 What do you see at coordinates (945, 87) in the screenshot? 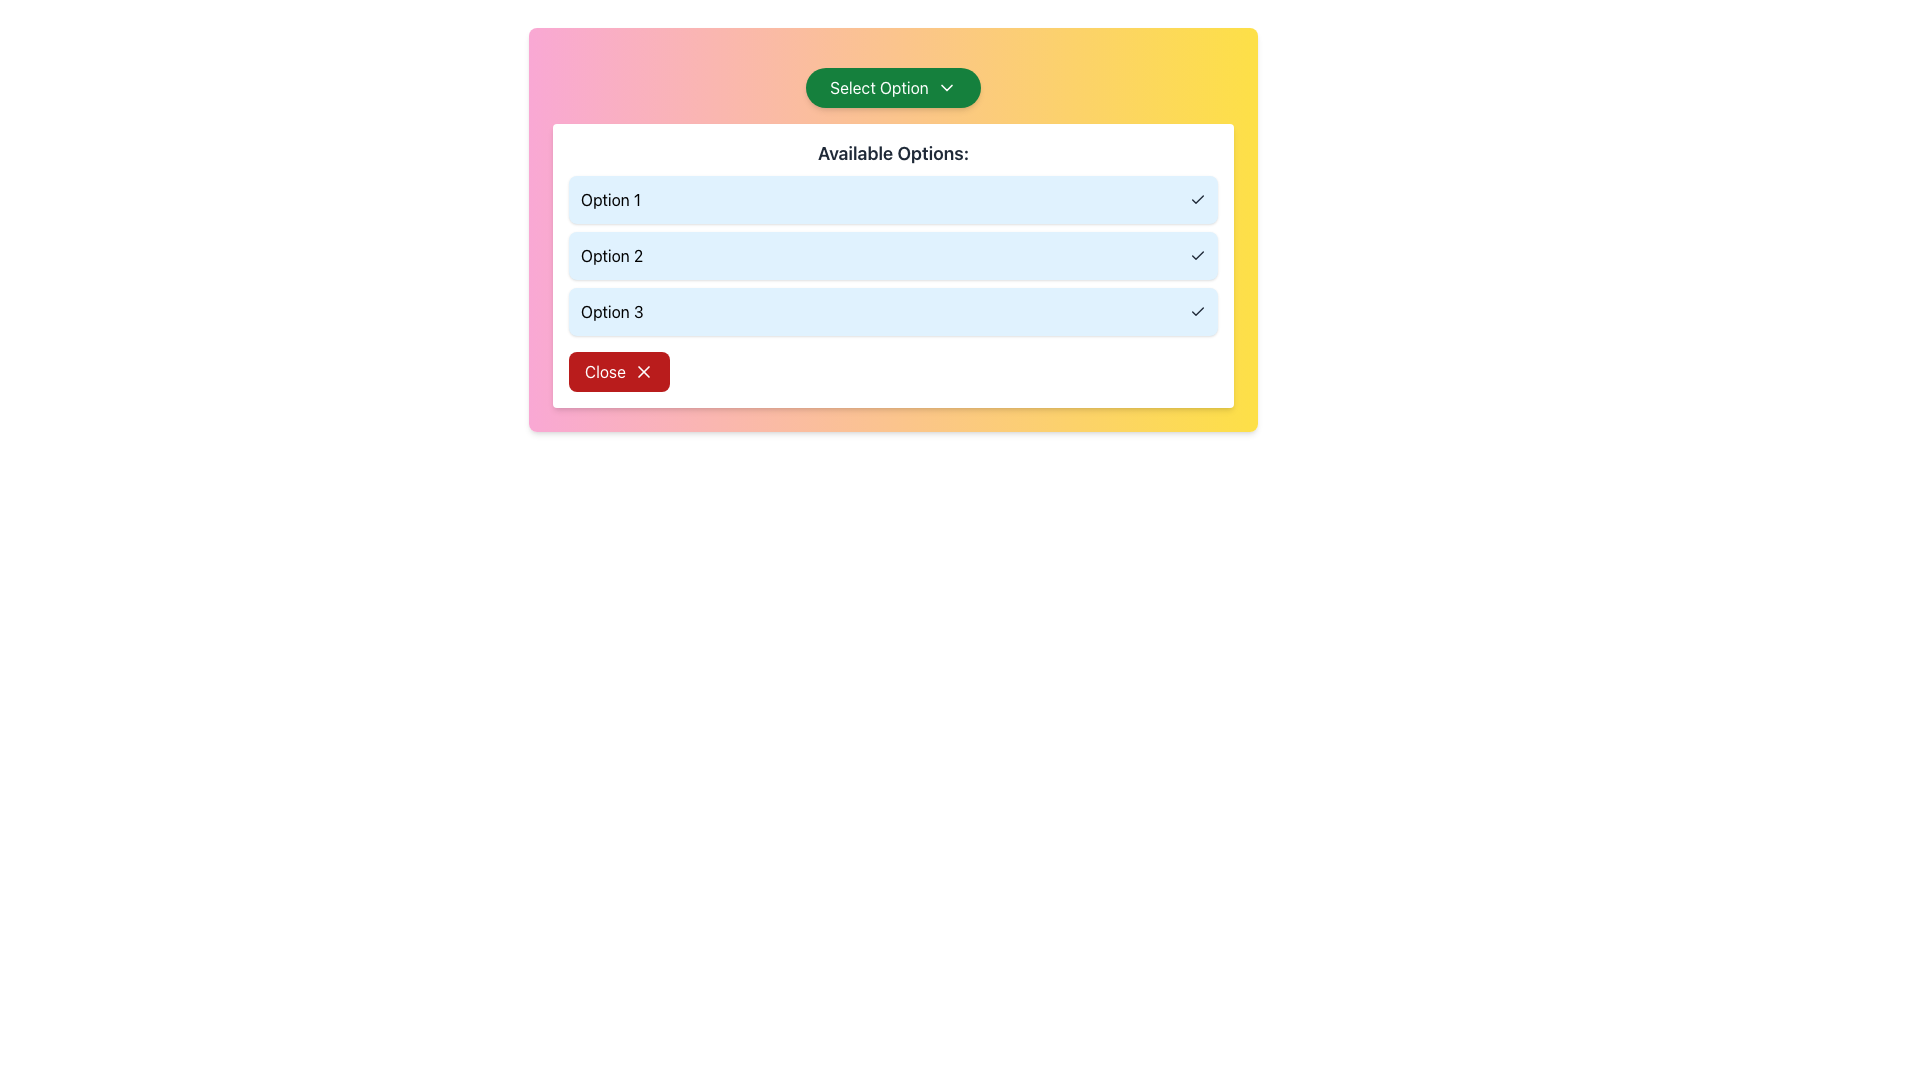
I see `the Chevron icon located to the right of the 'Select Option' button` at bounding box center [945, 87].